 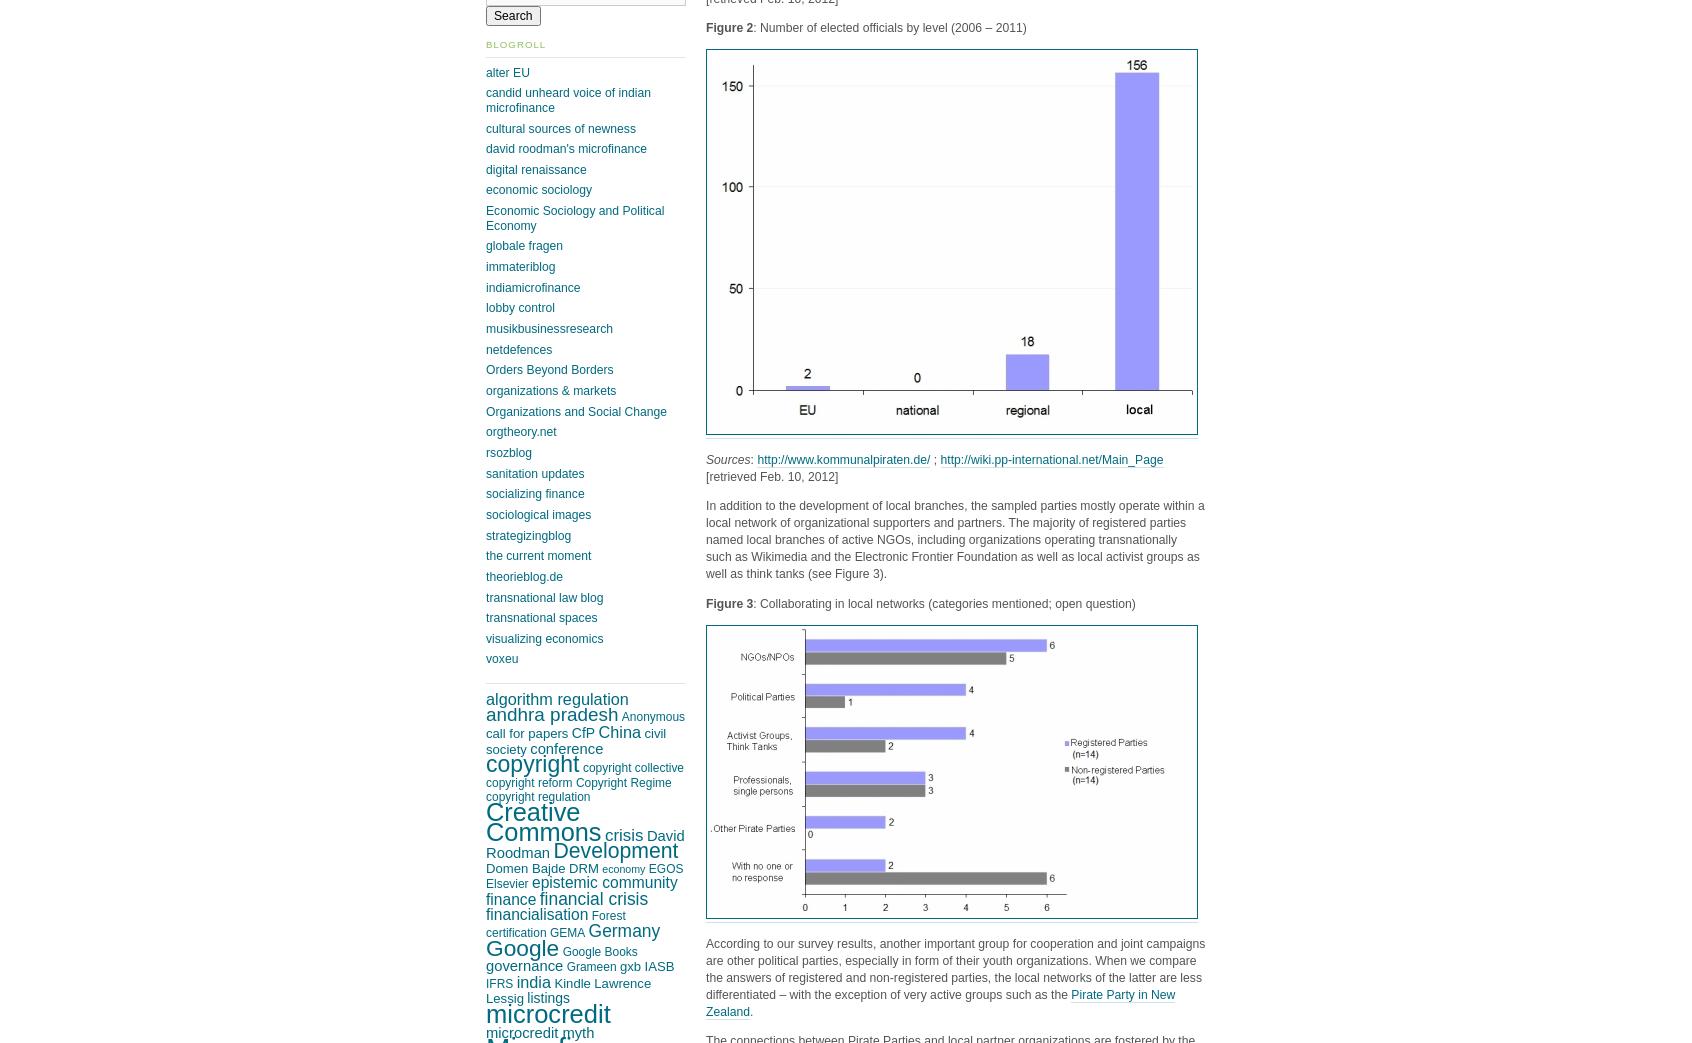 I want to click on 'call for papers', so click(x=484, y=733).